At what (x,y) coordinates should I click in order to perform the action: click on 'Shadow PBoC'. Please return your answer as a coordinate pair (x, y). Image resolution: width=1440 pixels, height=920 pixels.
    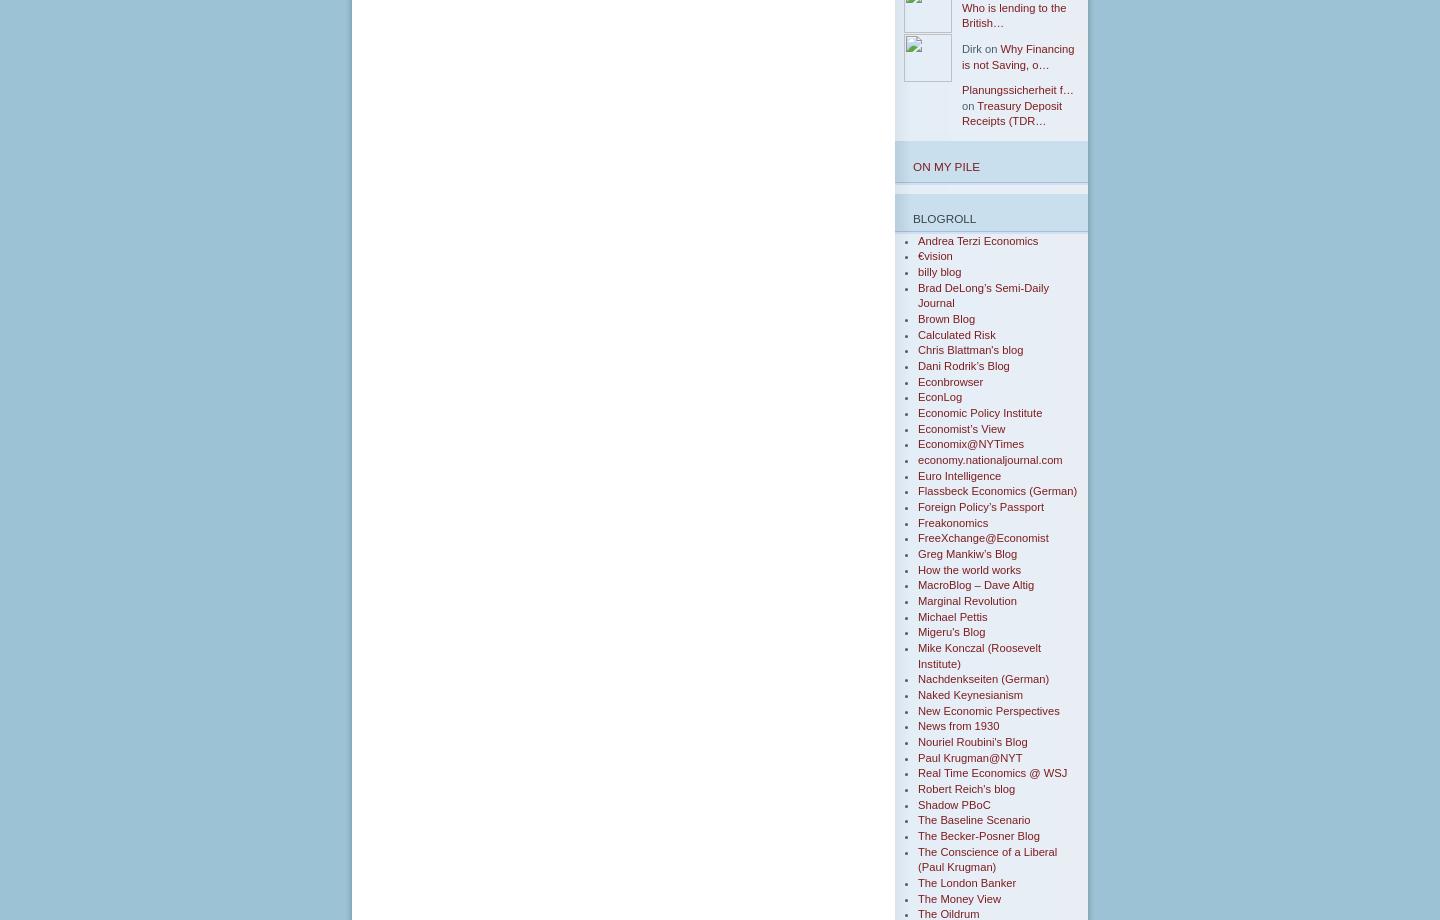
    Looking at the image, I should click on (954, 803).